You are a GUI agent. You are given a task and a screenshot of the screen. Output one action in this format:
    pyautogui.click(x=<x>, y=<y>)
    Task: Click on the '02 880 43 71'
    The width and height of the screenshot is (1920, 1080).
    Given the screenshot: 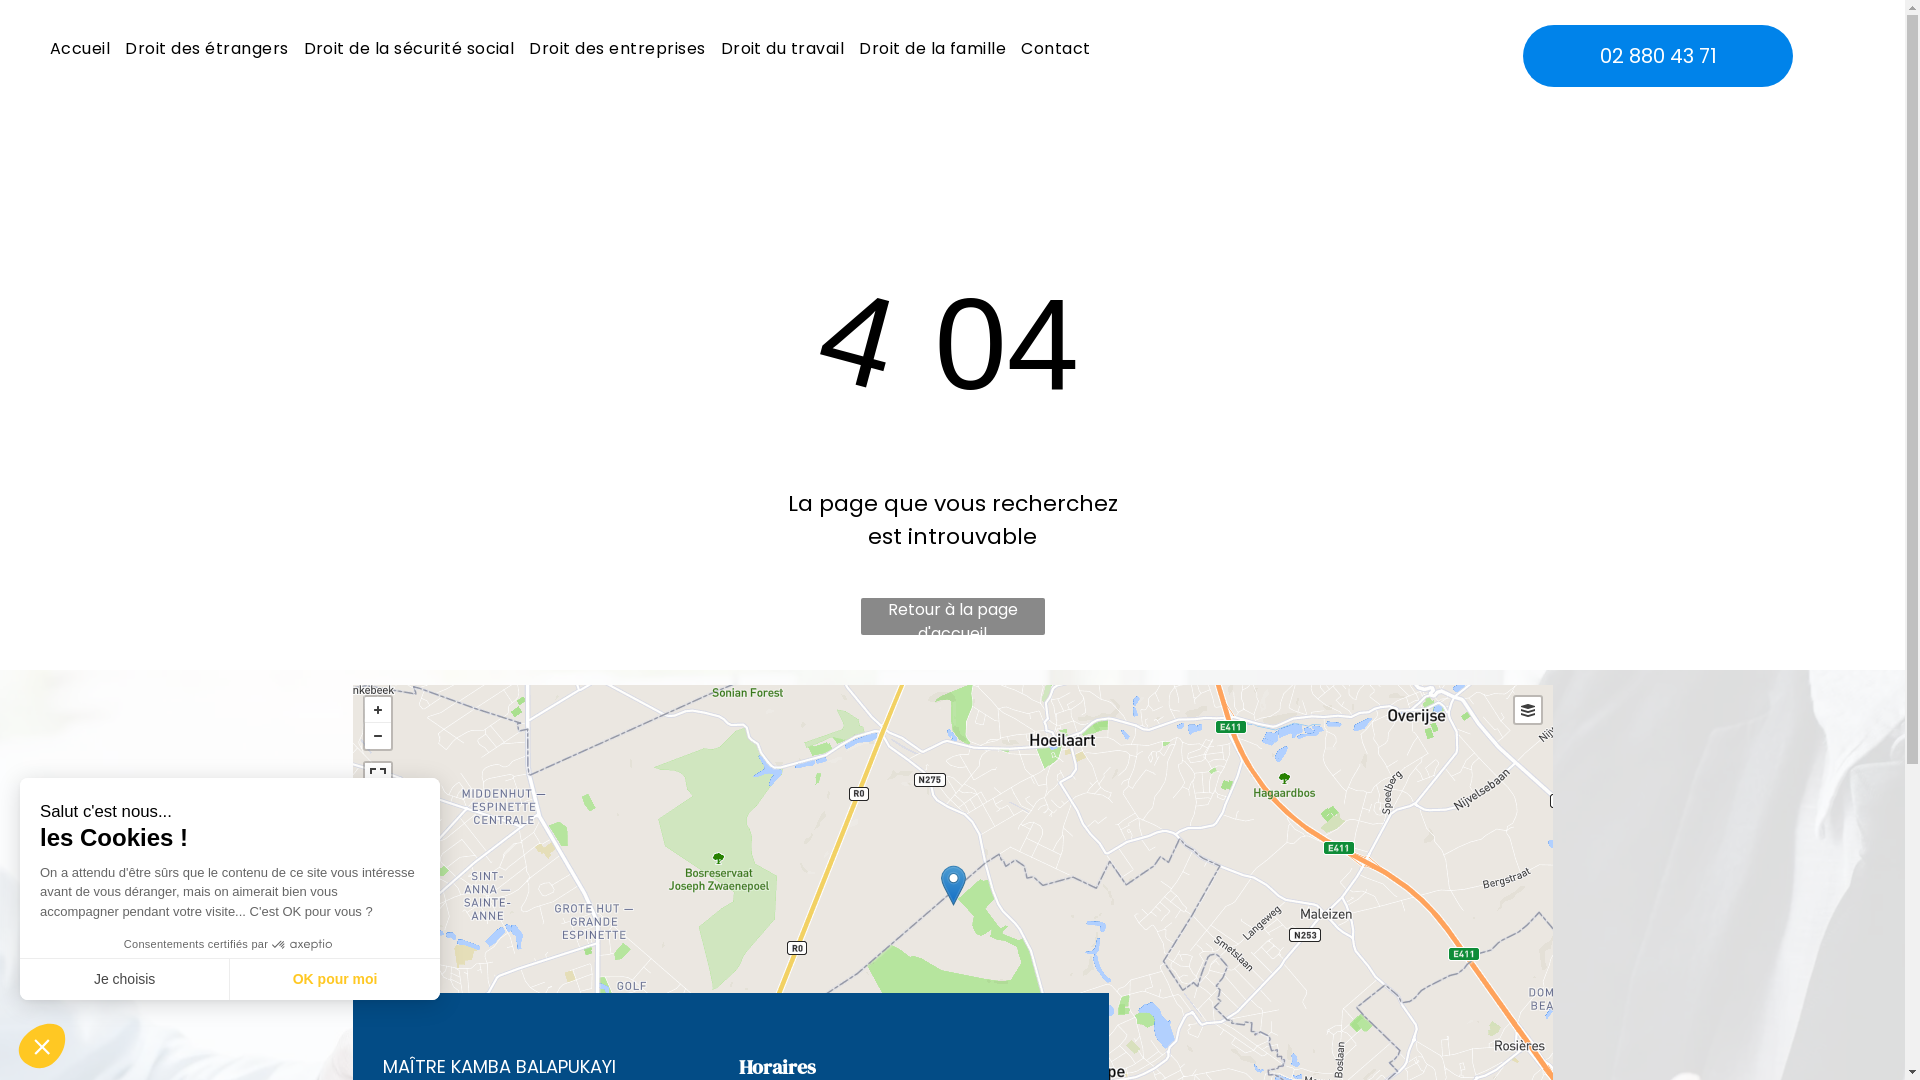 What is the action you would take?
    pyautogui.click(x=1657, y=55)
    